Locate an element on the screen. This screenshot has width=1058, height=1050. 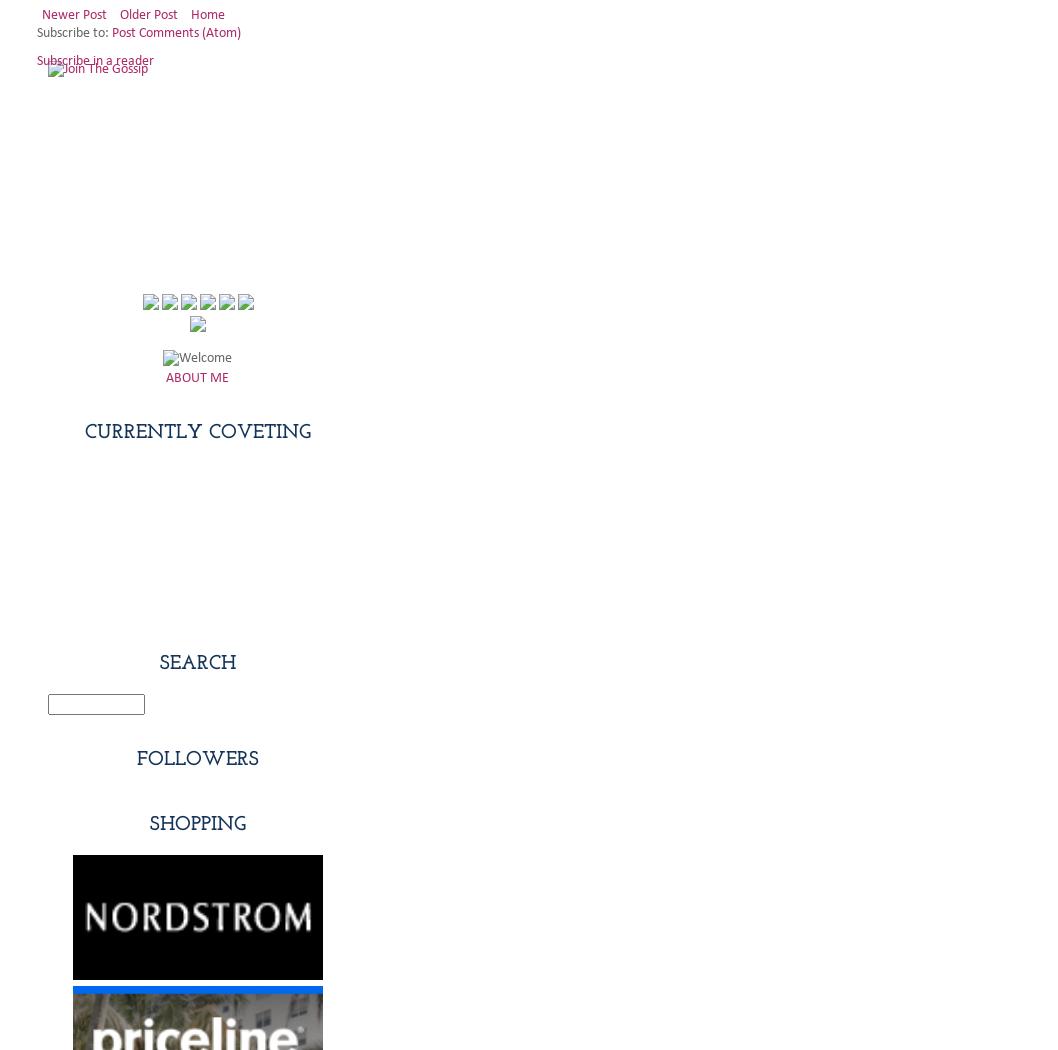
'Home' is located at coordinates (208, 15).